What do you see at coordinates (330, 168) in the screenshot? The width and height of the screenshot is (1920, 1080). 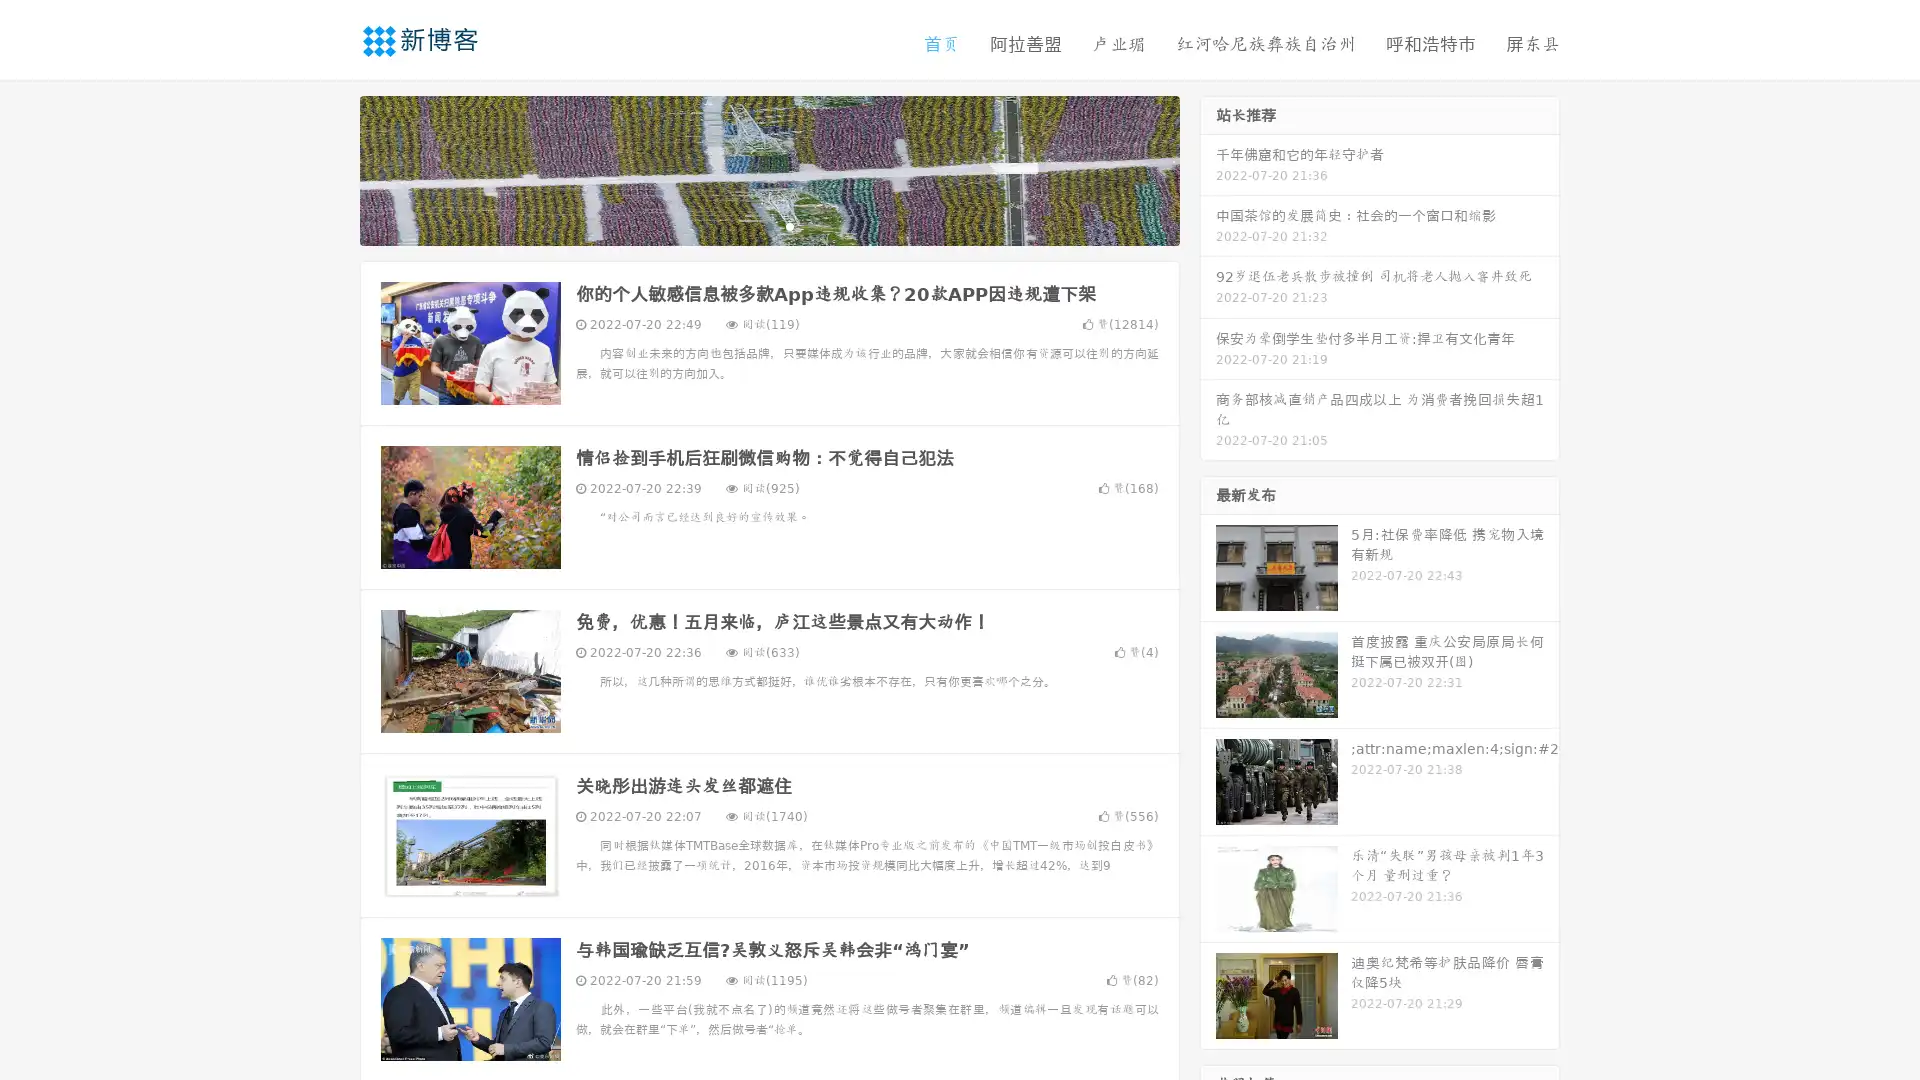 I see `Previous slide` at bounding box center [330, 168].